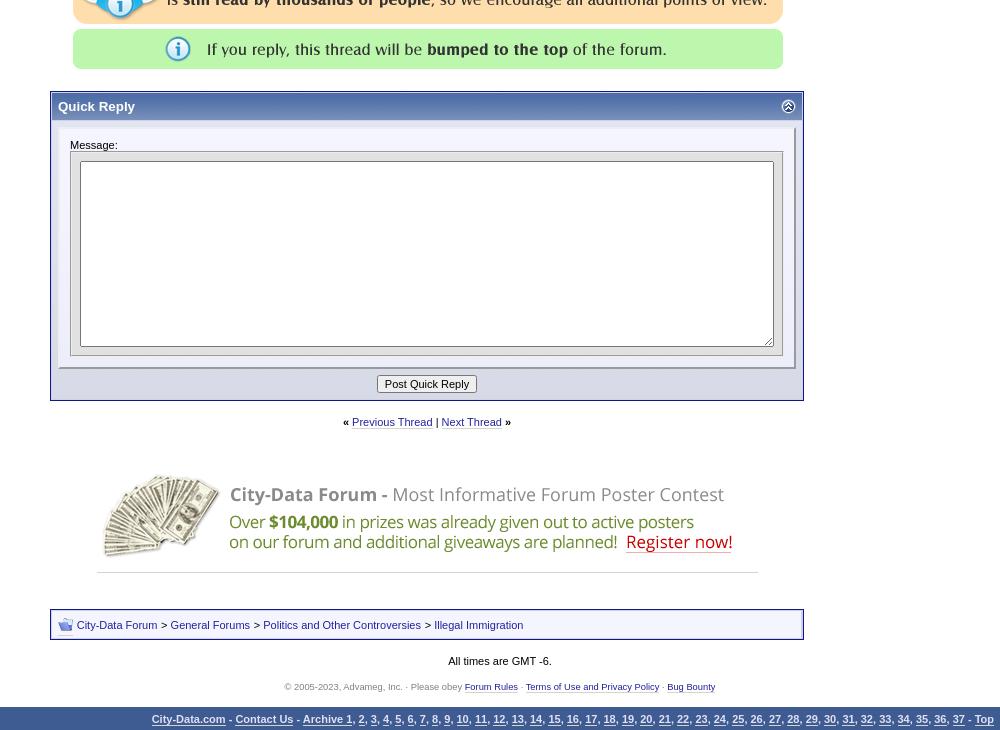 Image resolution: width=1000 pixels, height=730 pixels. Describe the element at coordinates (422, 718) in the screenshot. I see `'7'` at that location.